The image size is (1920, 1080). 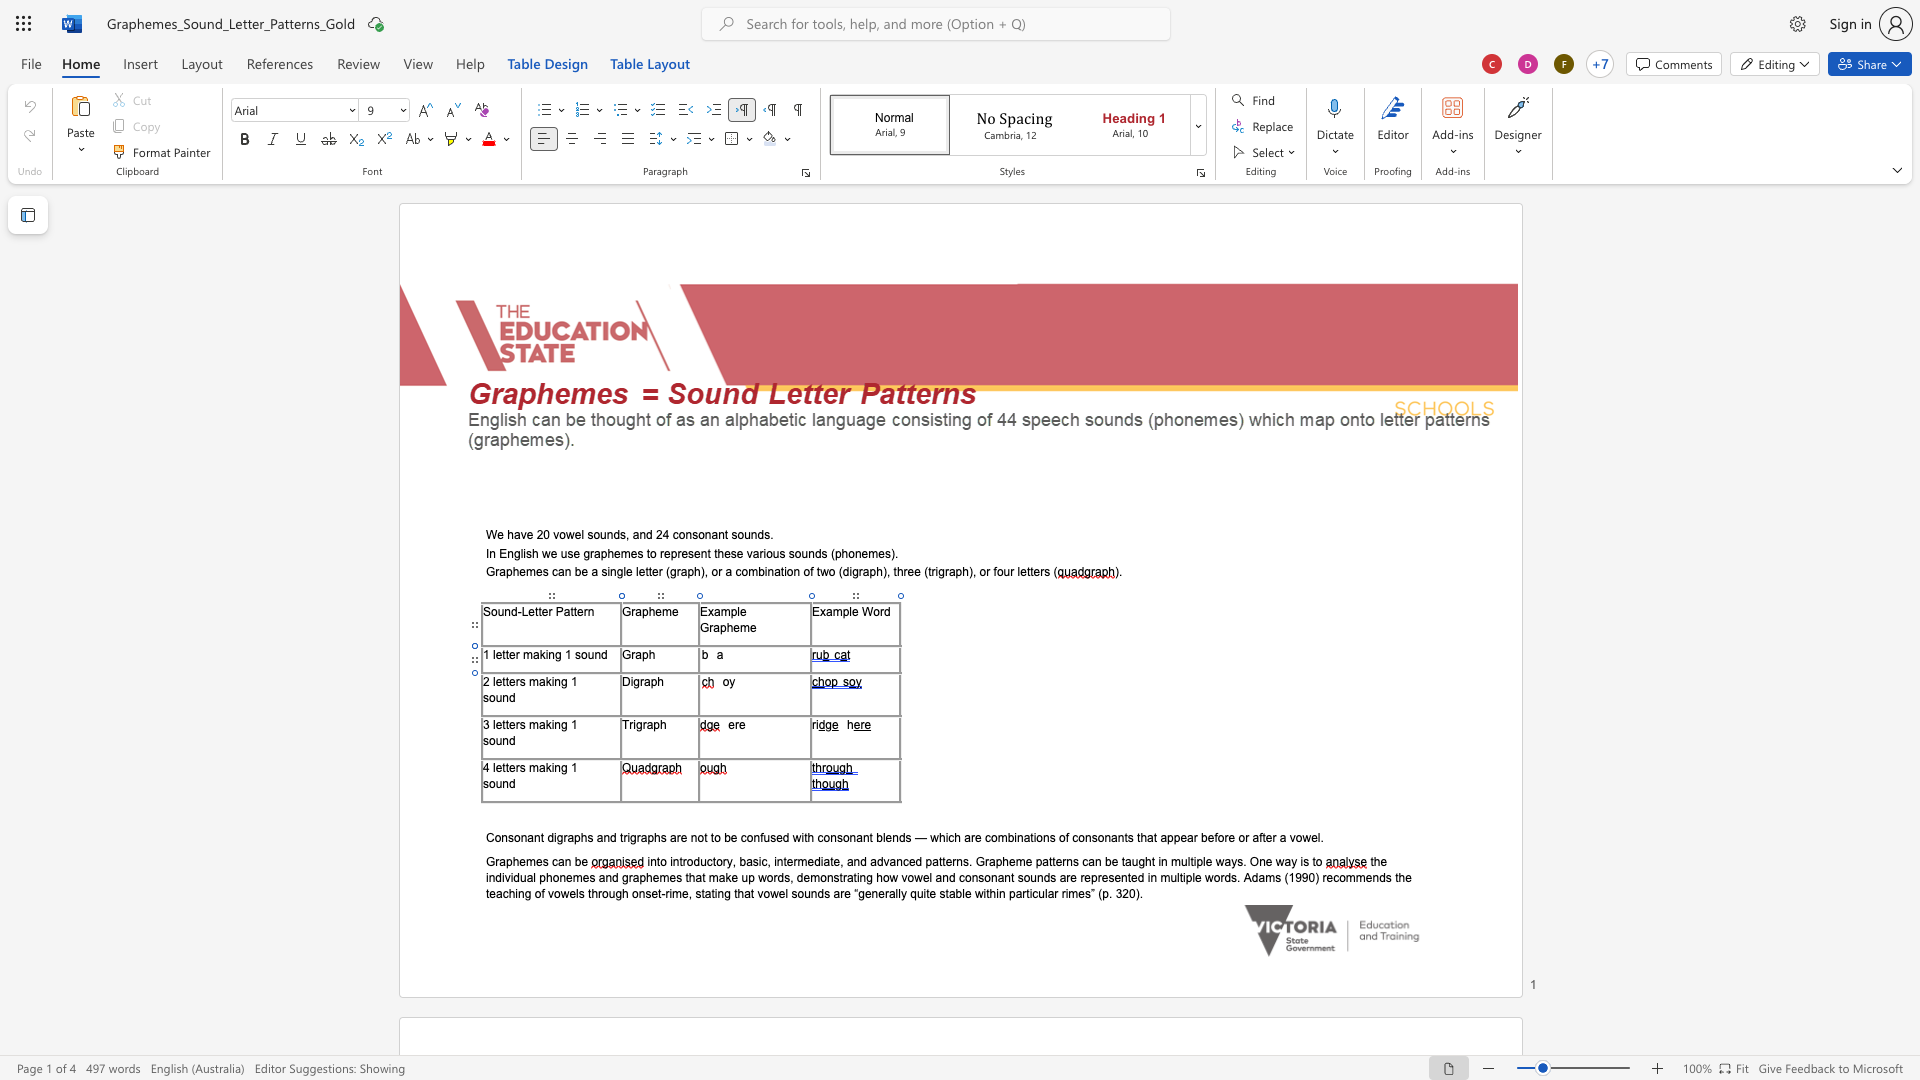 What do you see at coordinates (502, 696) in the screenshot?
I see `the space between the continuous character "u" and "n" in the text` at bounding box center [502, 696].